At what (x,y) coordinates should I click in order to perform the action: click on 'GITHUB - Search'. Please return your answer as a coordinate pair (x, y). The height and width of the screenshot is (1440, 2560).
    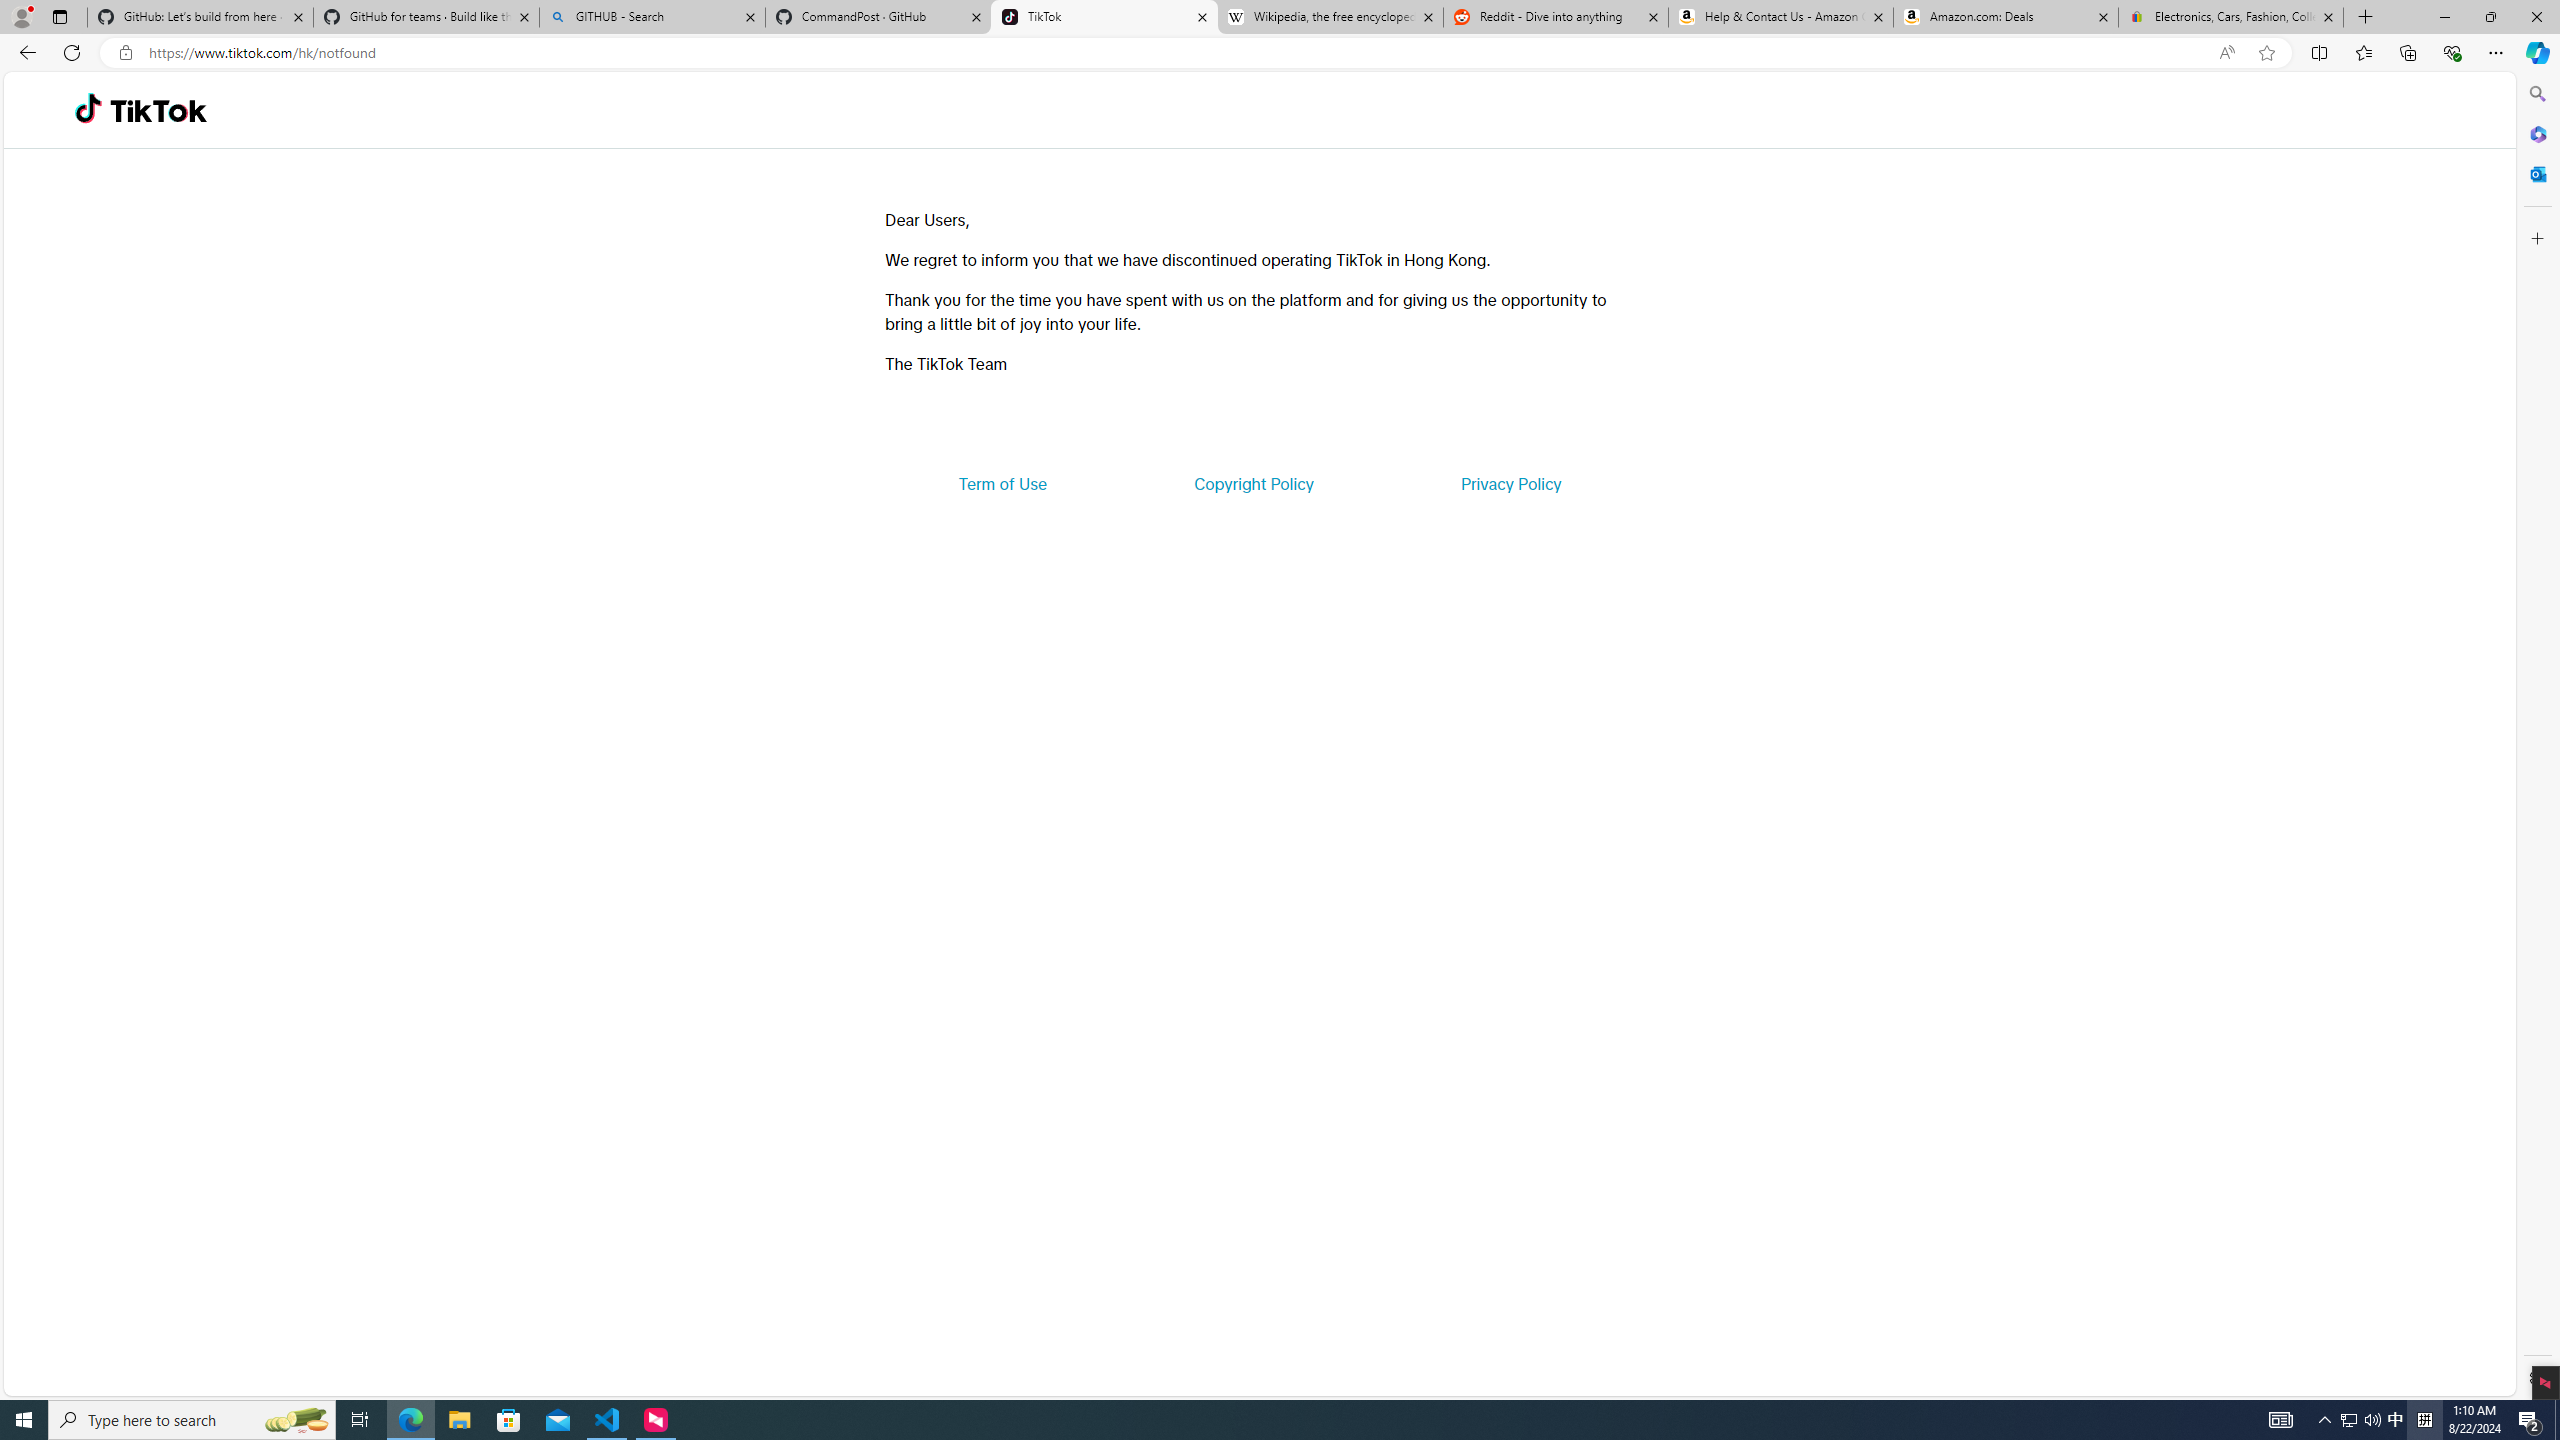
    Looking at the image, I should click on (651, 16).